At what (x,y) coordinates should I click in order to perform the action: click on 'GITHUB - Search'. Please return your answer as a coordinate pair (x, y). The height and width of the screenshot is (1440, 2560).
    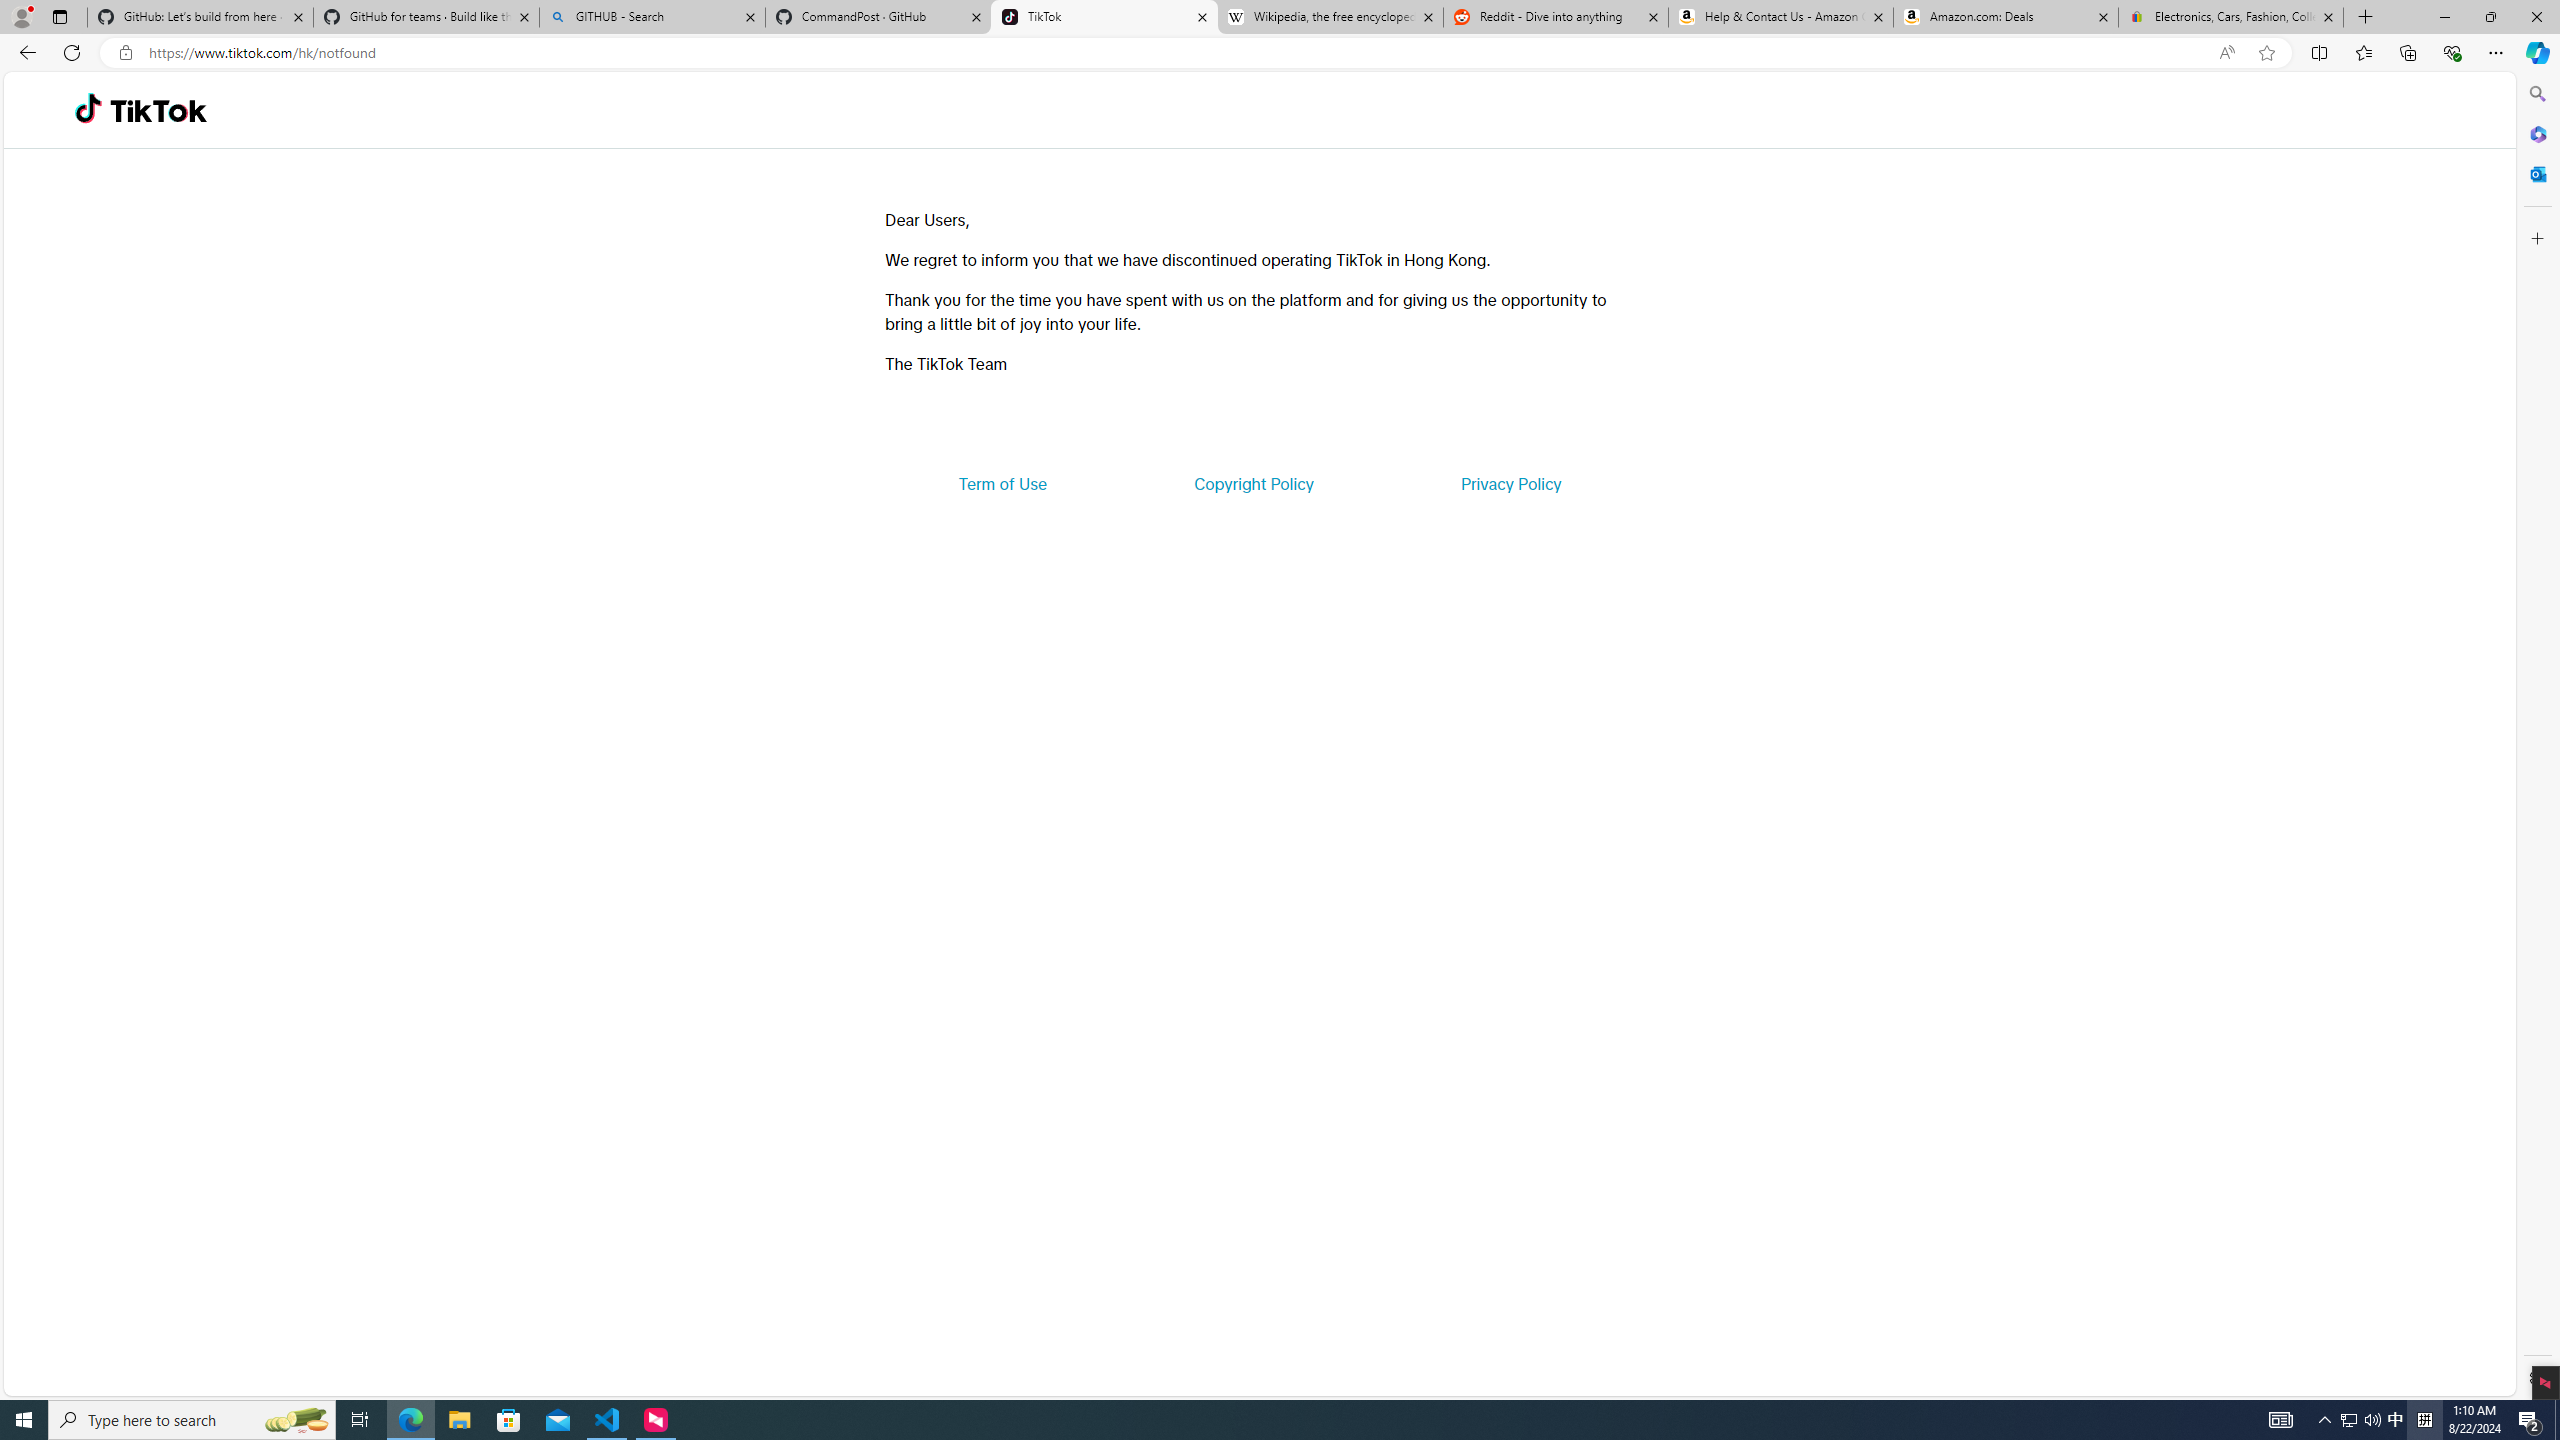
    Looking at the image, I should click on (651, 16).